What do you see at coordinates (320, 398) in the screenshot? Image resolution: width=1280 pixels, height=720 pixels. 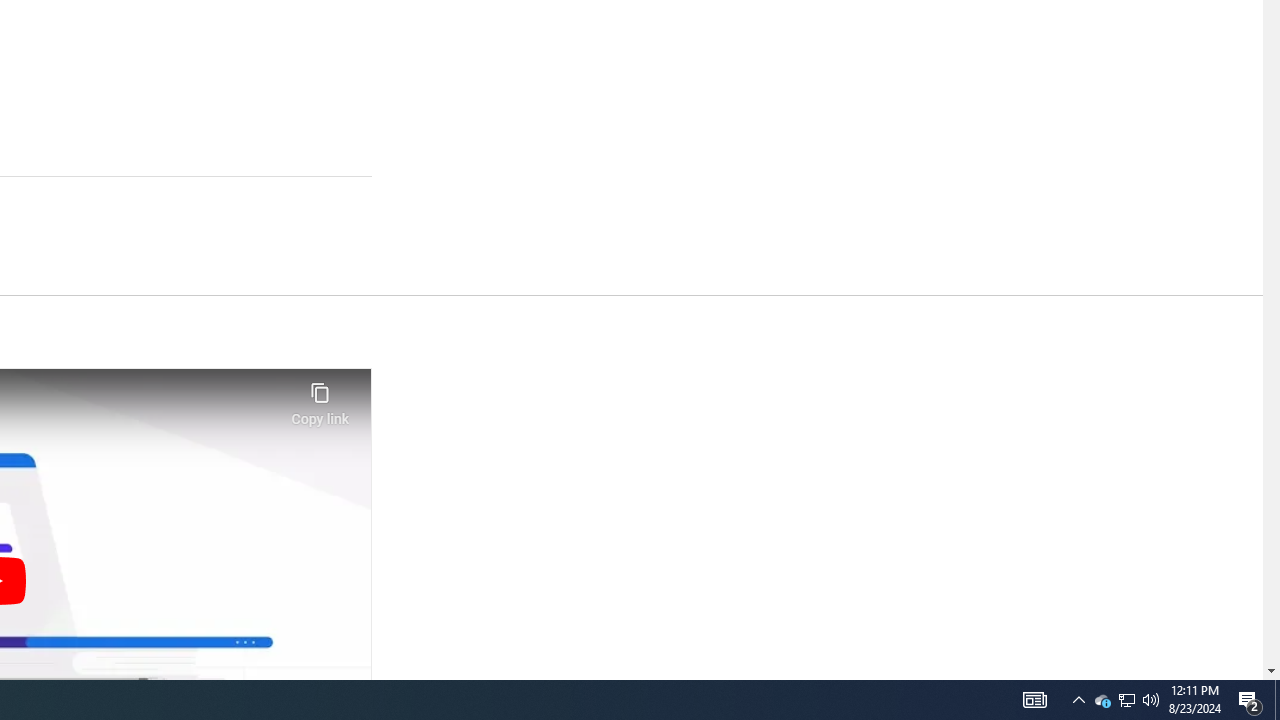 I see `'Copy link'` at bounding box center [320, 398].